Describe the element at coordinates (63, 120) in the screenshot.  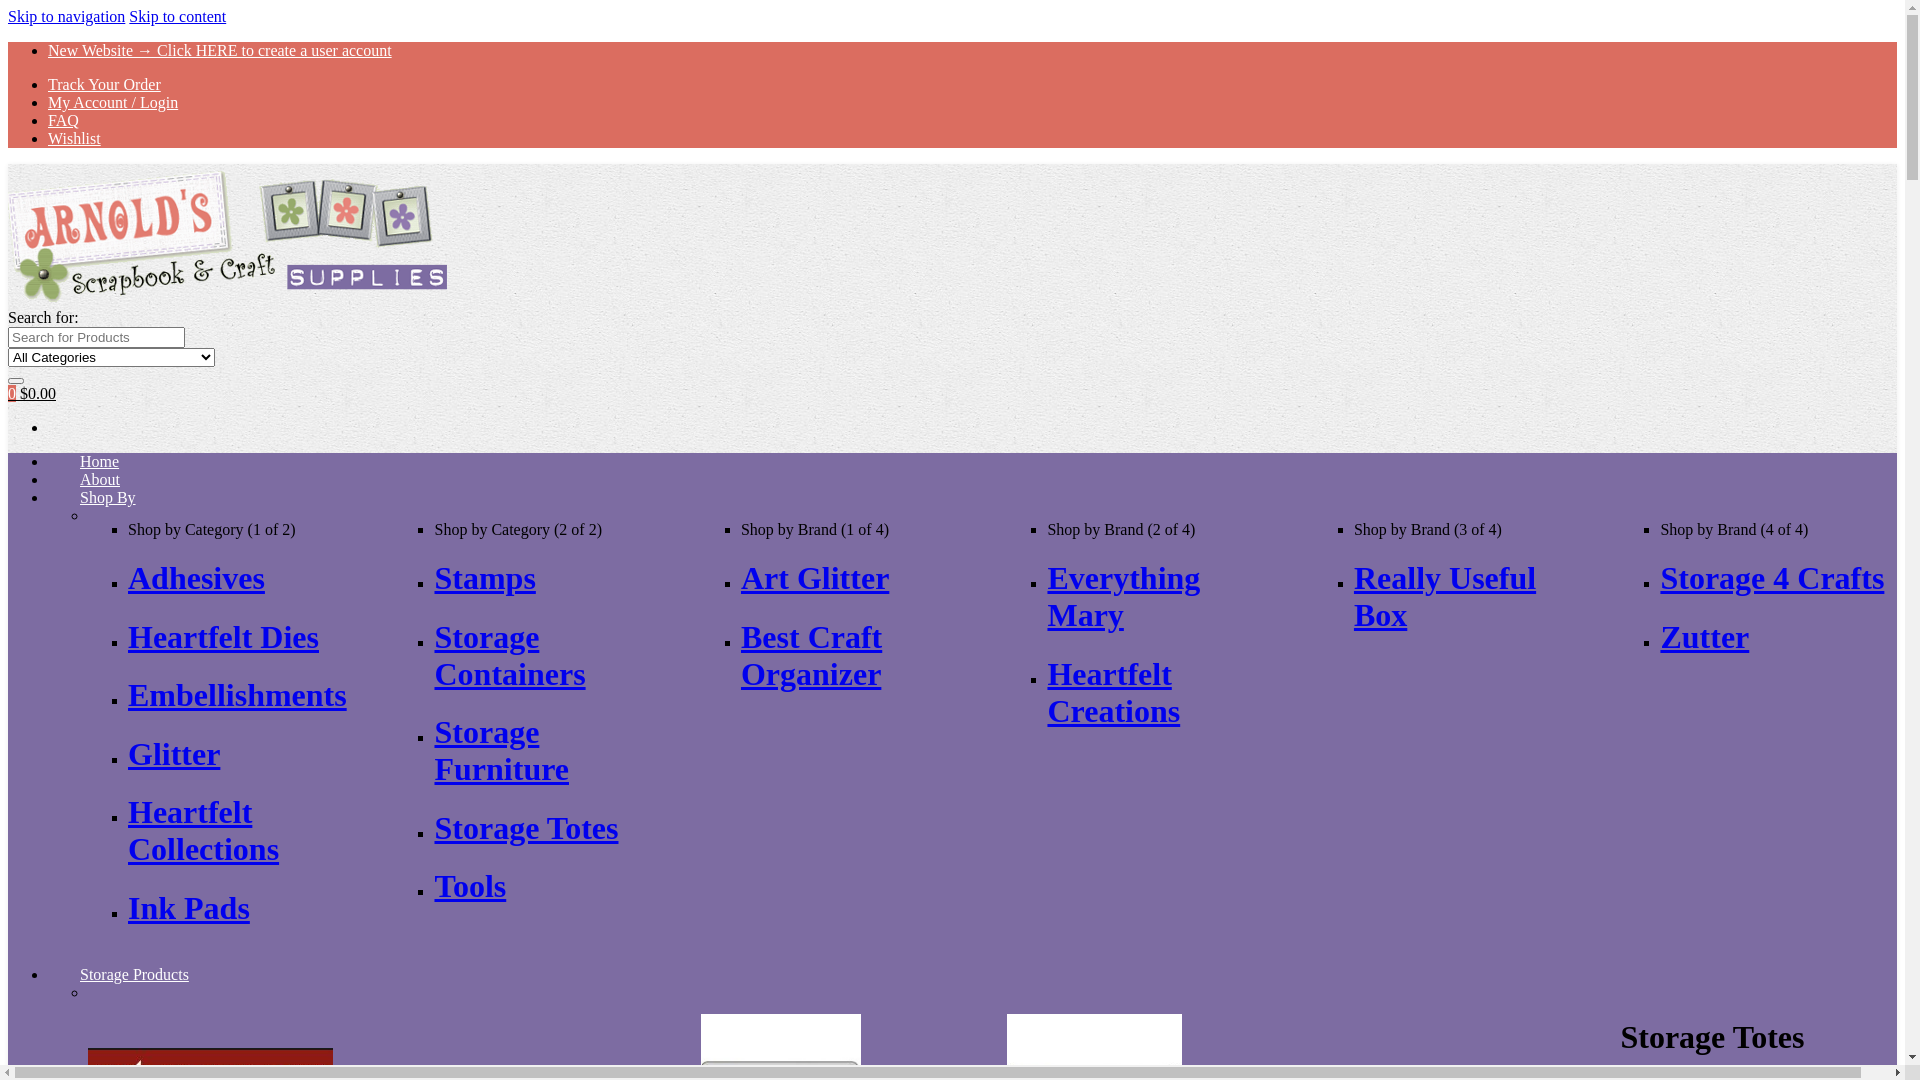
I see `'FAQ'` at that location.